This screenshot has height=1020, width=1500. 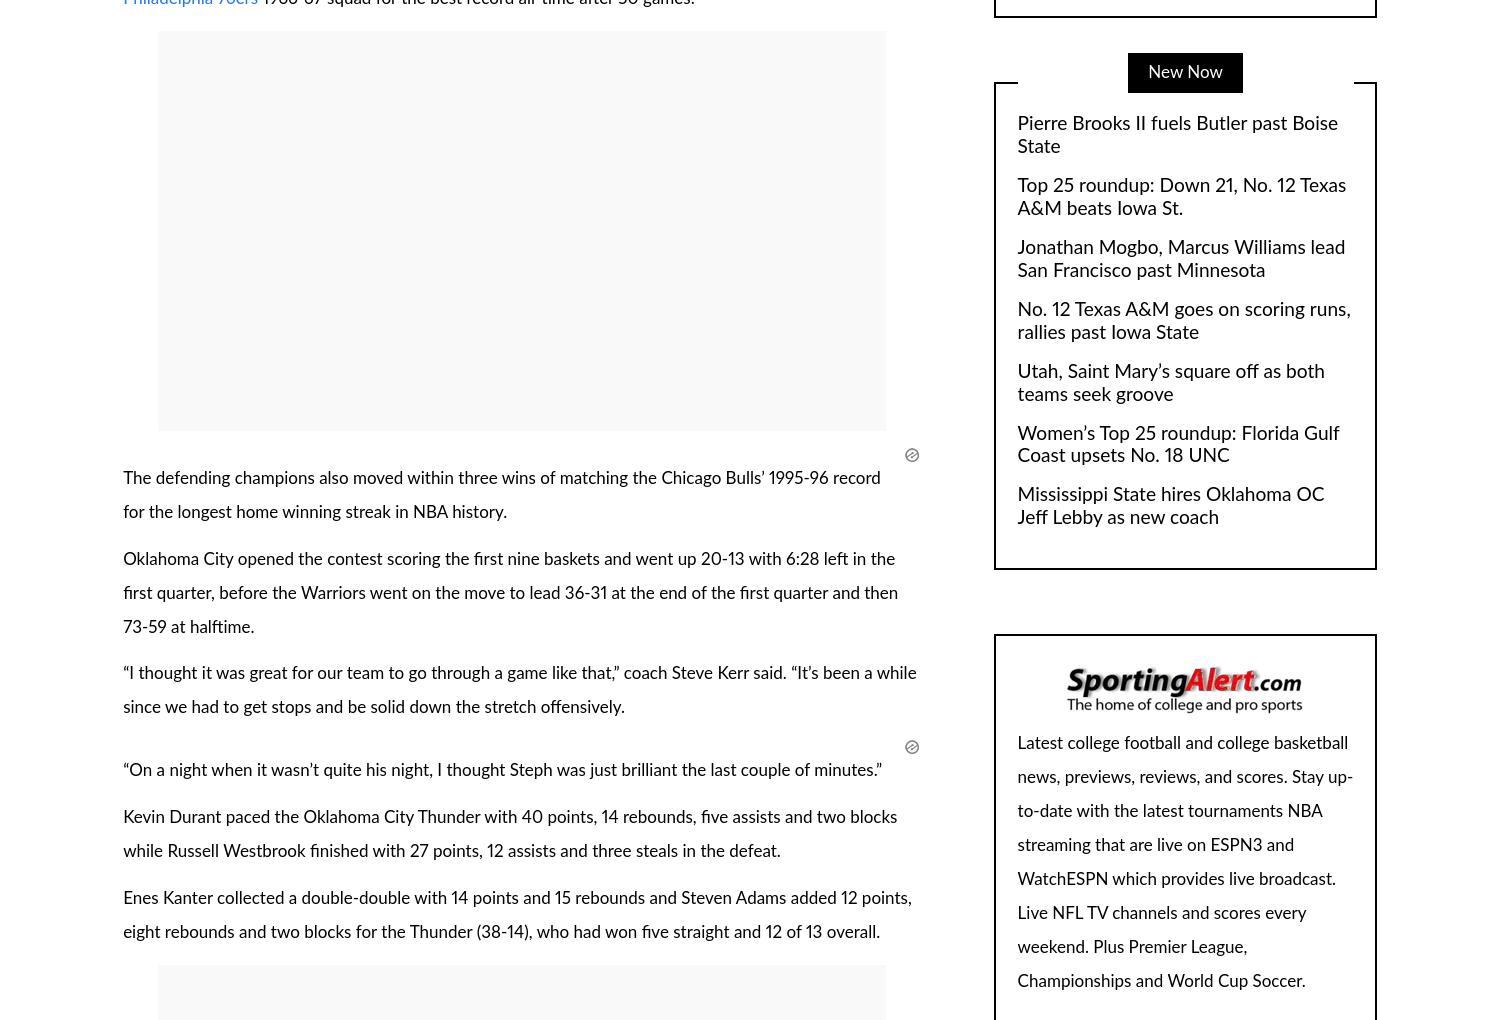 What do you see at coordinates (1017, 444) in the screenshot?
I see `'Women’s Top 25 roundup: Florida Gulf Coast upsets No. 18 UNC'` at bounding box center [1017, 444].